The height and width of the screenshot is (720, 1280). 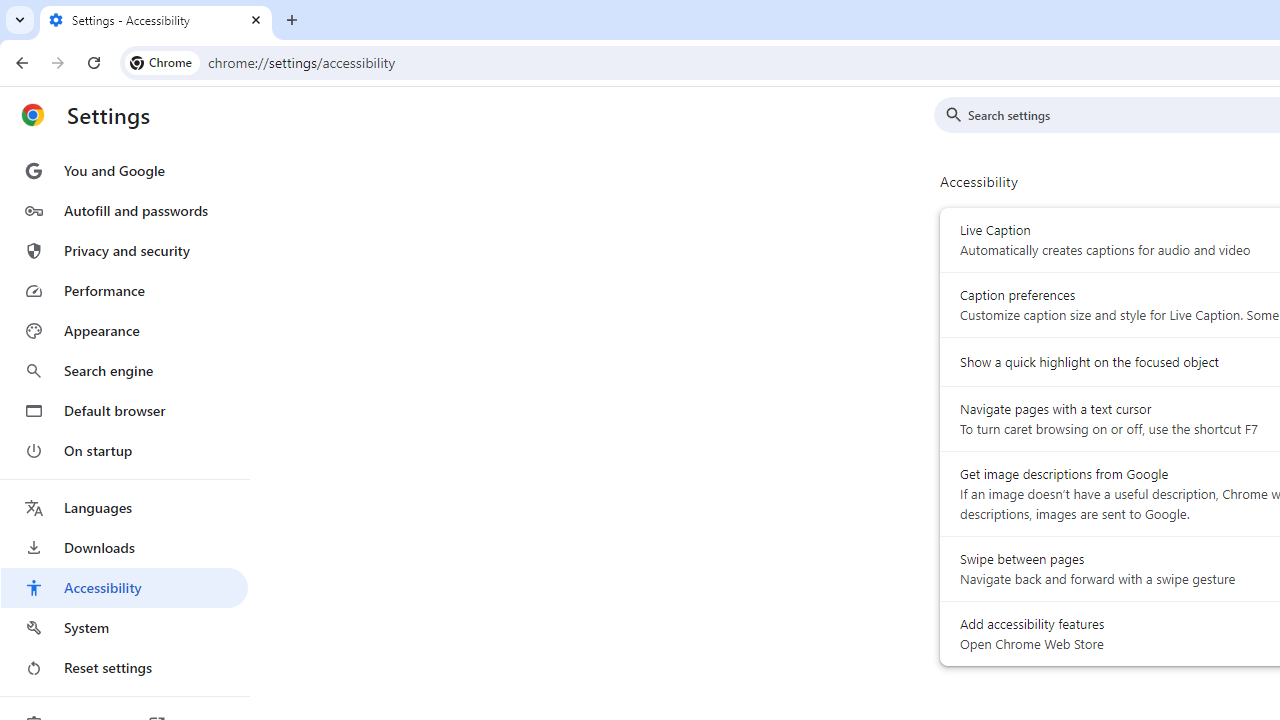 What do you see at coordinates (123, 586) in the screenshot?
I see `'Accessibility'` at bounding box center [123, 586].